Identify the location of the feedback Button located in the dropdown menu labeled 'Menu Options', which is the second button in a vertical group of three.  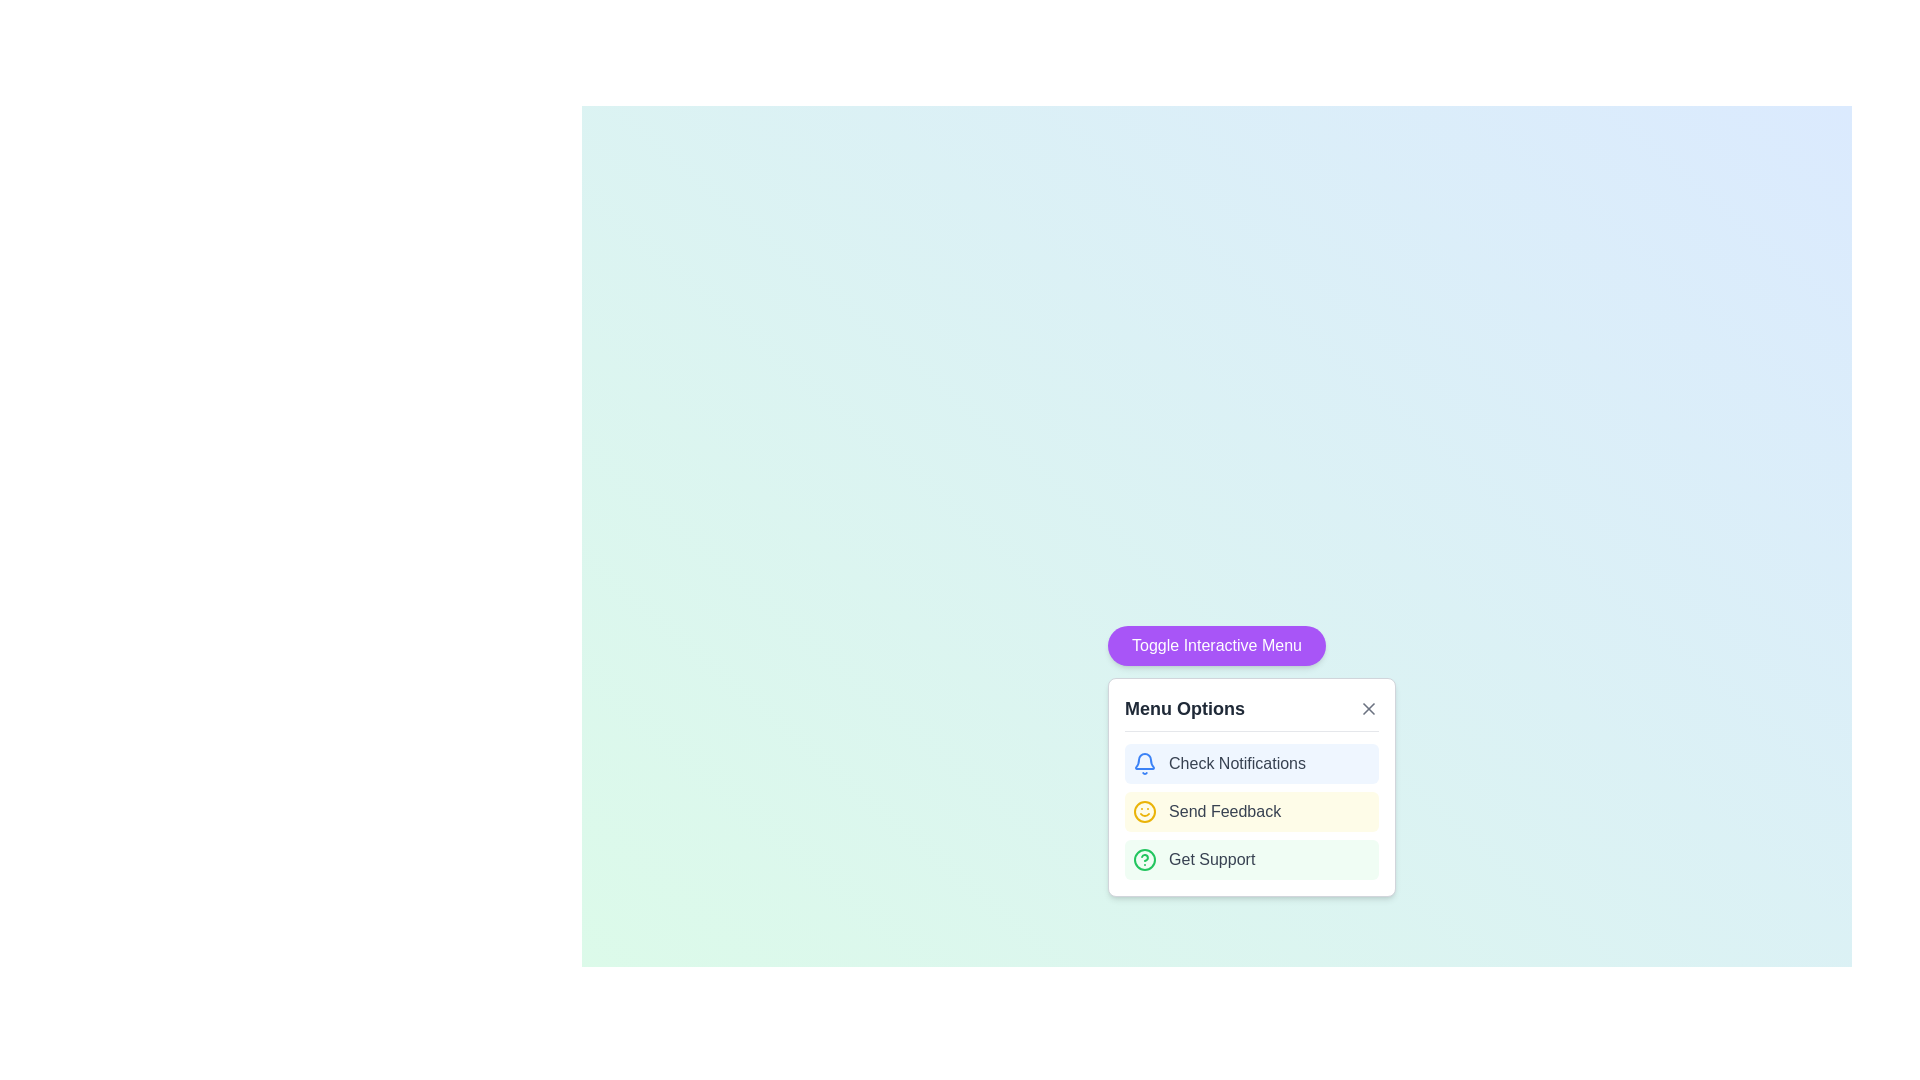
(1251, 786).